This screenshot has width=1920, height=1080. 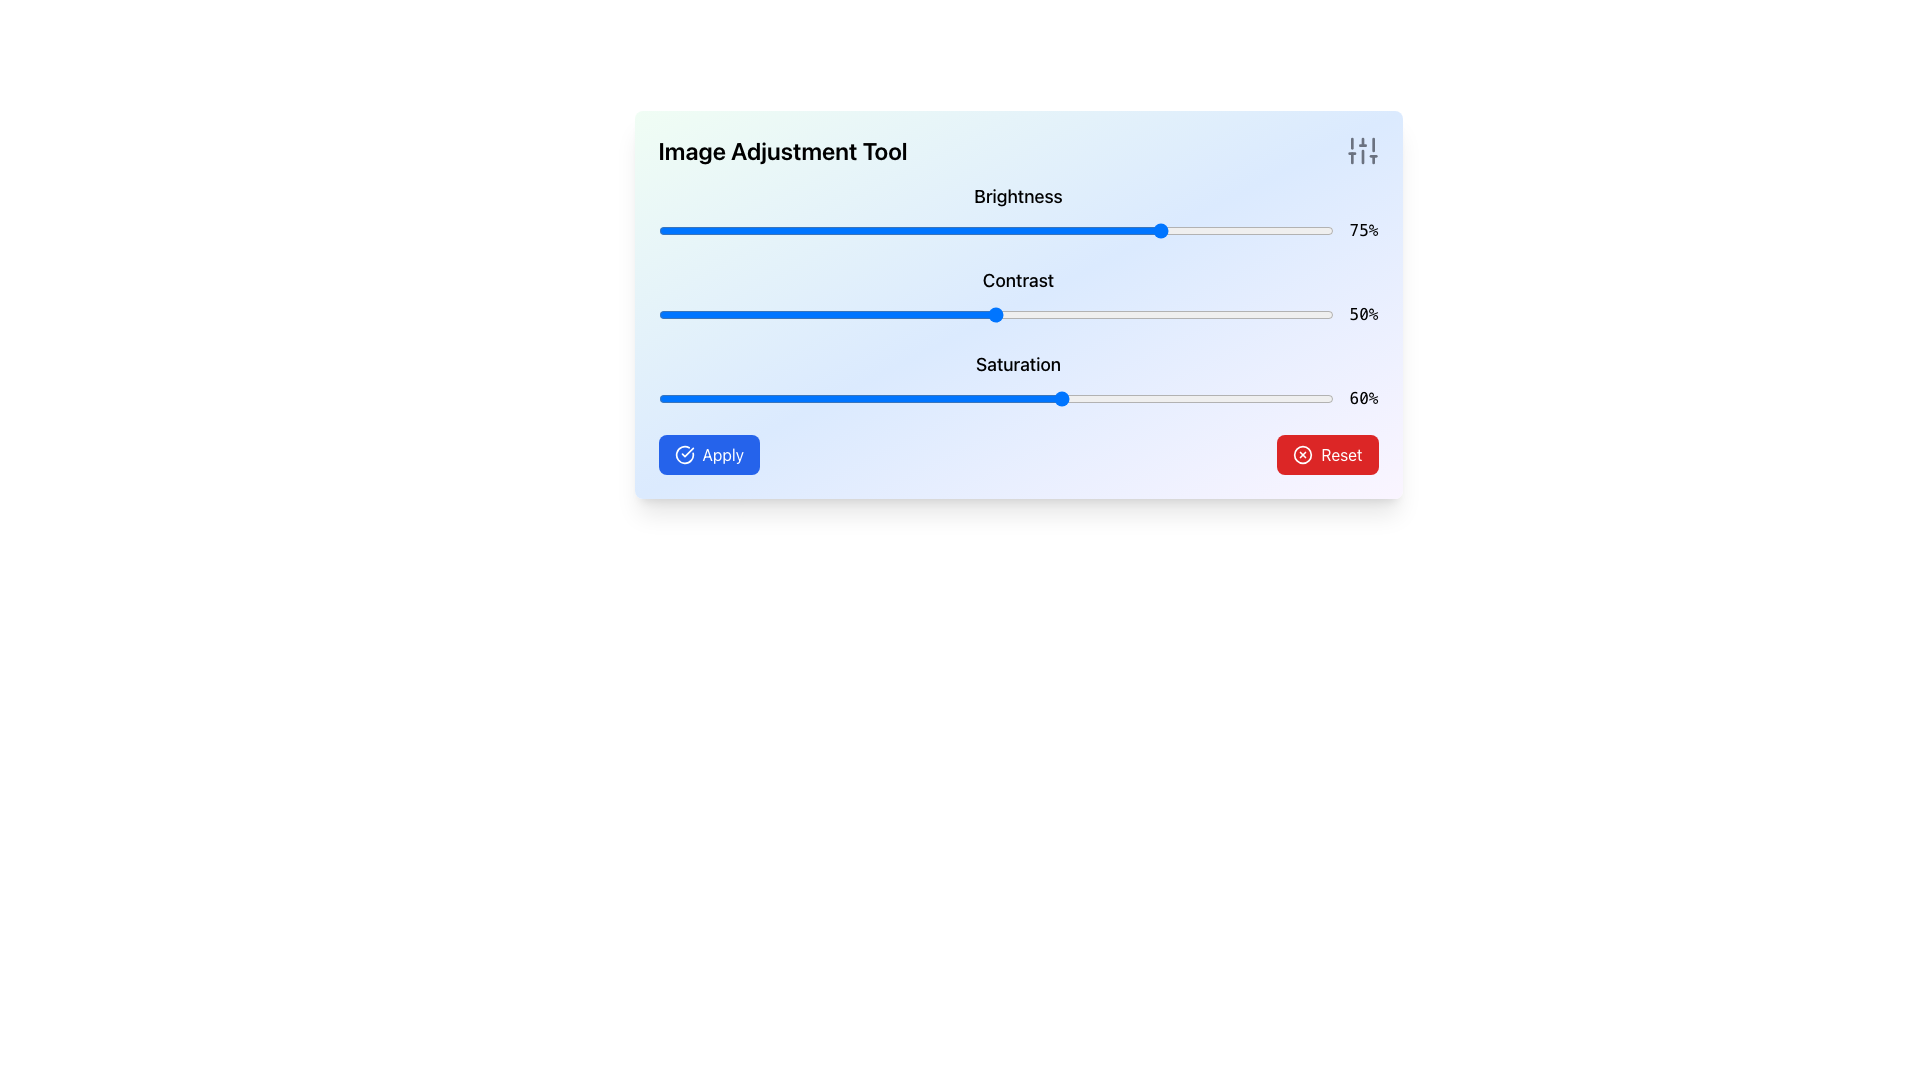 What do you see at coordinates (692, 398) in the screenshot?
I see `the saturation` at bounding box center [692, 398].